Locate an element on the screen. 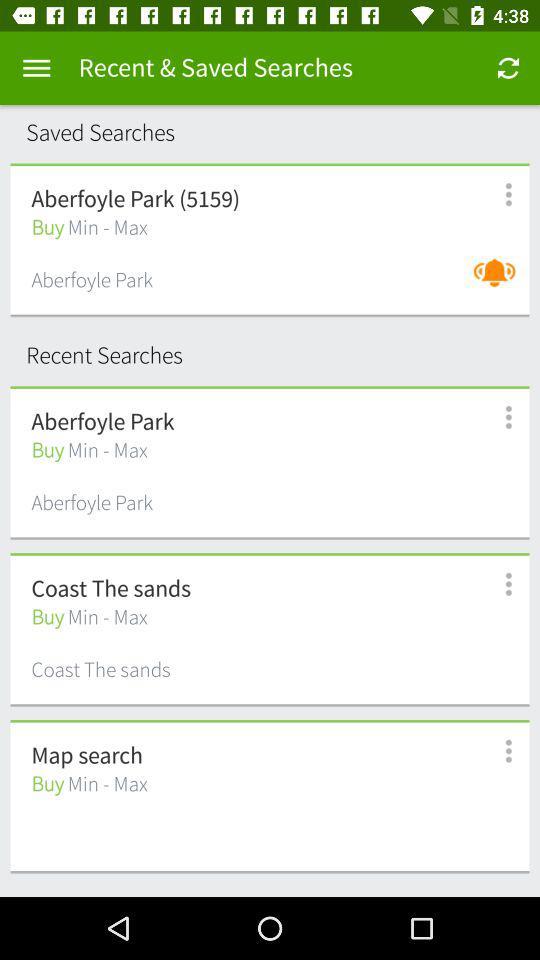 The width and height of the screenshot is (540, 960). menu option is located at coordinates (496, 750).